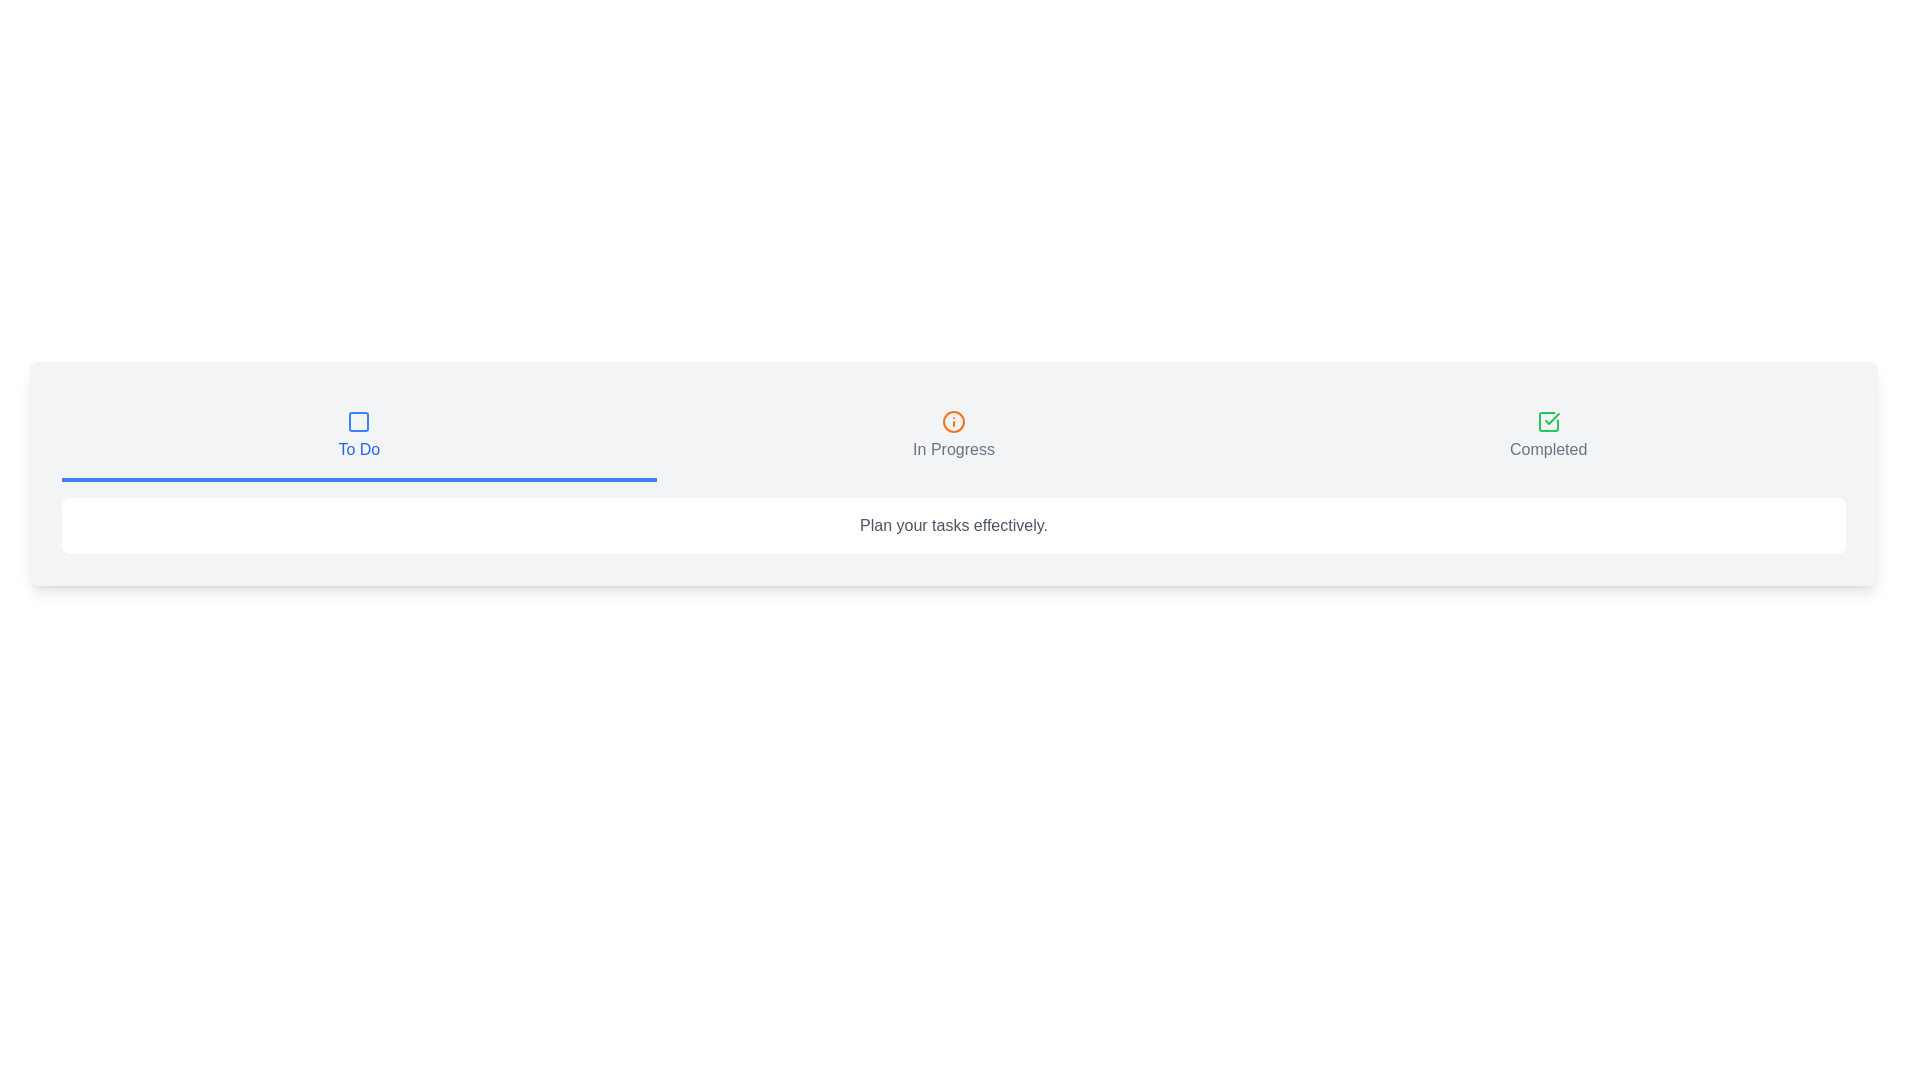 This screenshot has height=1080, width=1920. What do you see at coordinates (1548, 437) in the screenshot?
I see `the tab with the icon corresponding to Completed` at bounding box center [1548, 437].